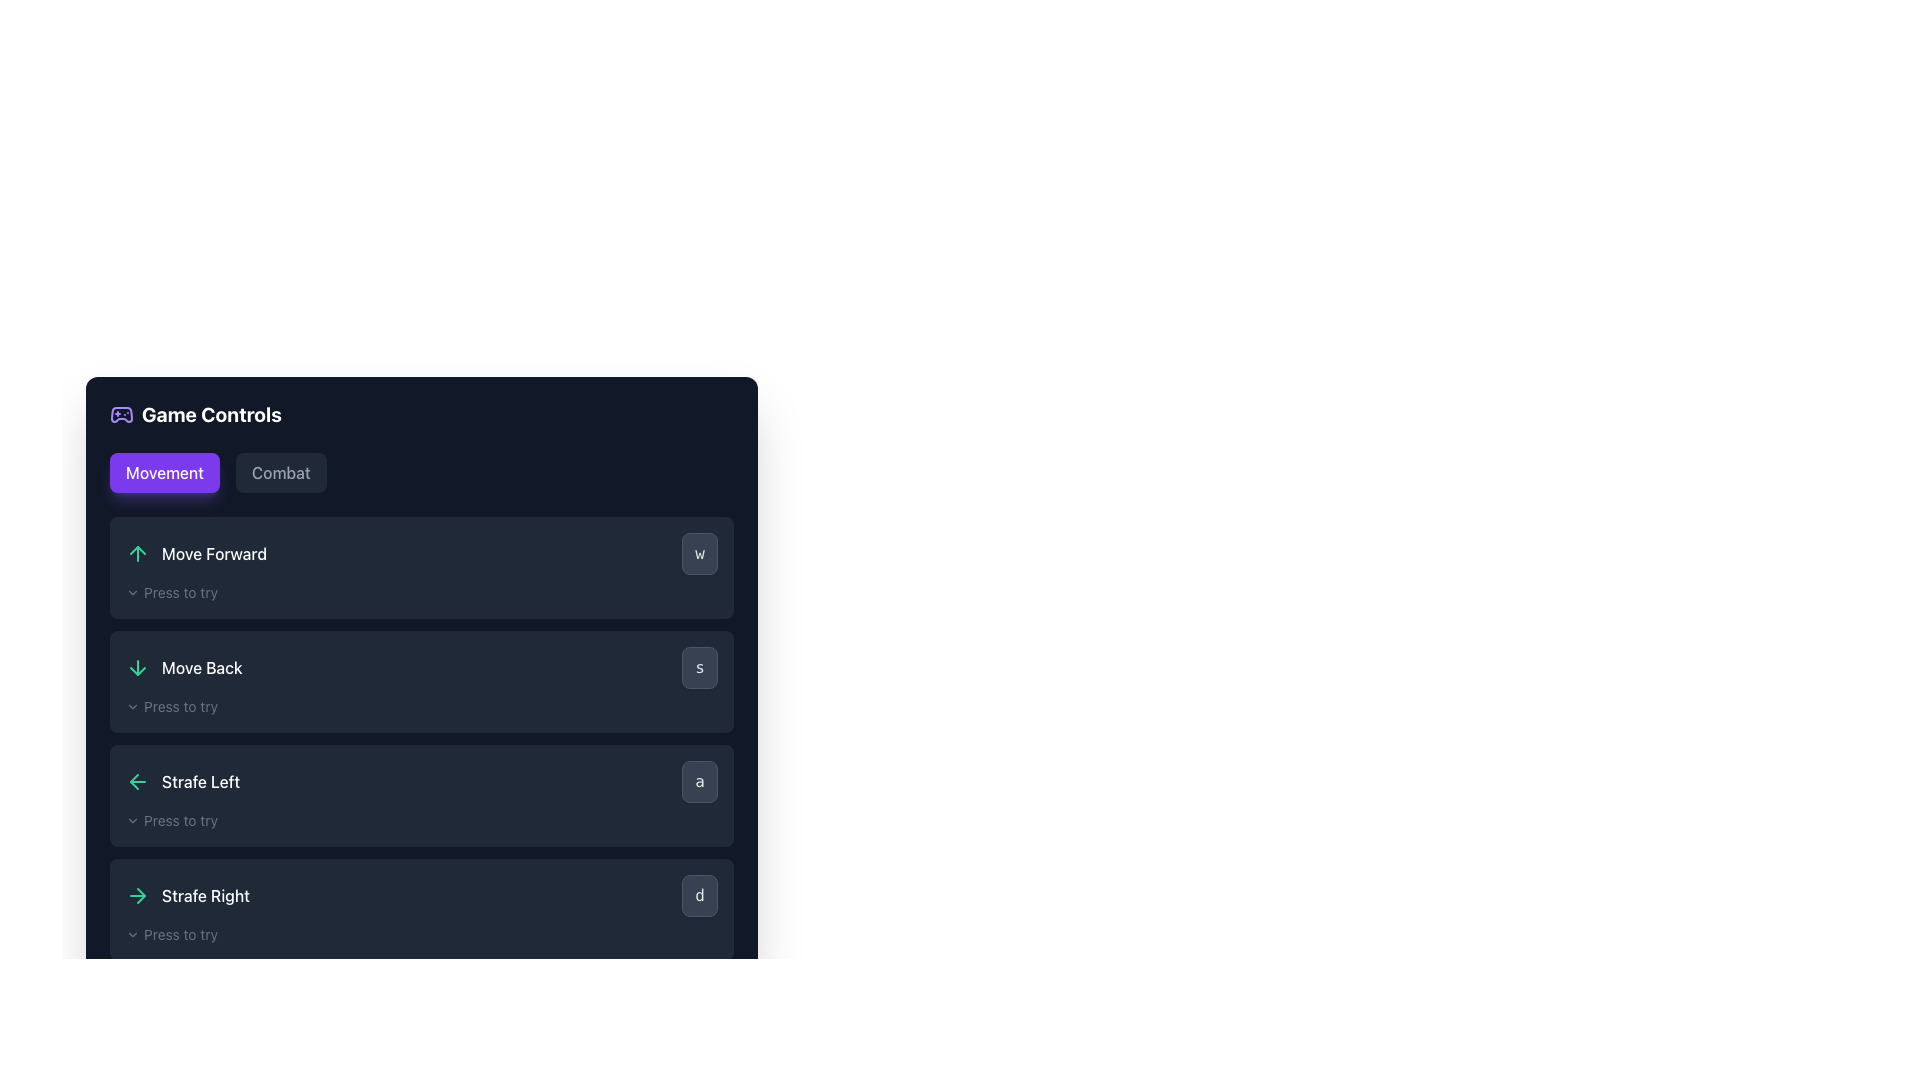 The height and width of the screenshot is (1080, 1920). I want to click on the left-pointing emerald arrow icon associated with the 'Strafe Left' action in the 'Movement' section of the 'Game Controls' panel, so click(137, 781).